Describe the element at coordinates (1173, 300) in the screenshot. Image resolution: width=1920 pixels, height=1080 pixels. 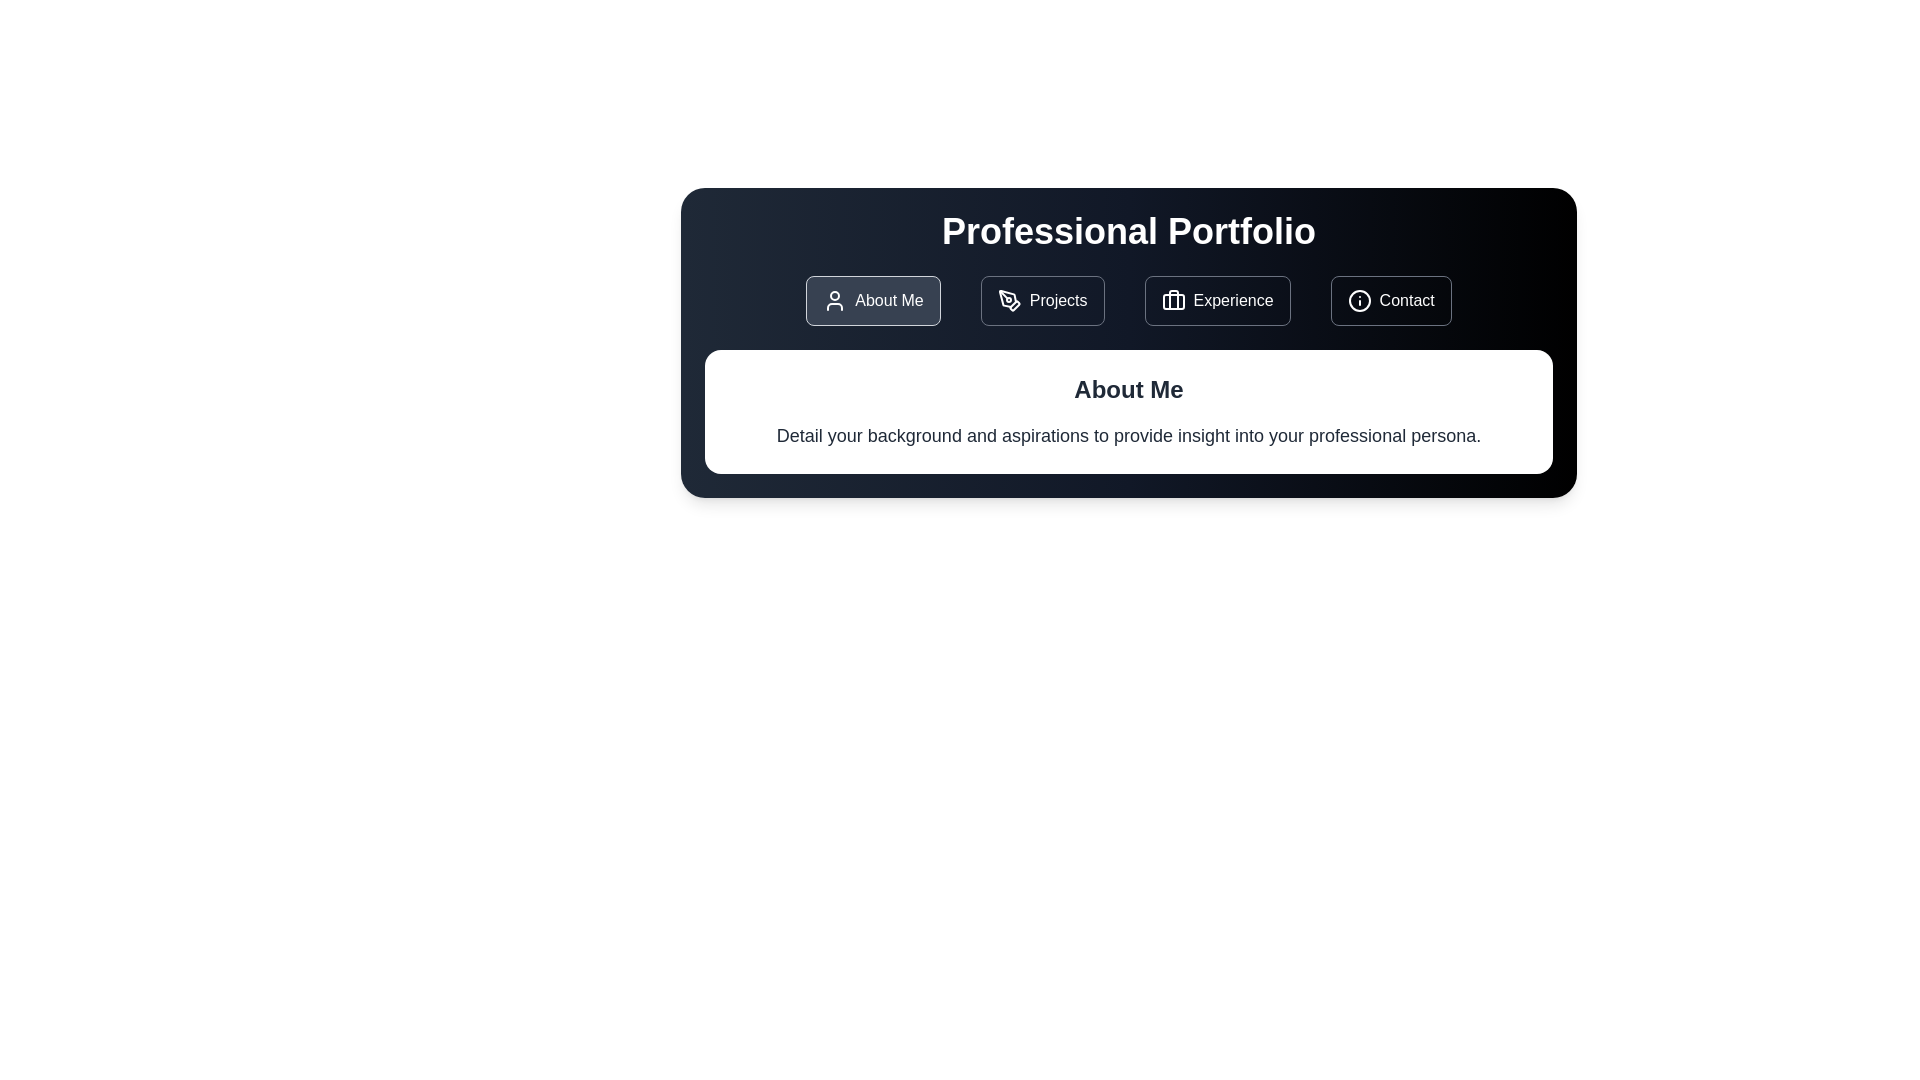
I see `the 'Experience' navigation button icon, which is part of the third button in a horizontal list of navigation options` at that location.